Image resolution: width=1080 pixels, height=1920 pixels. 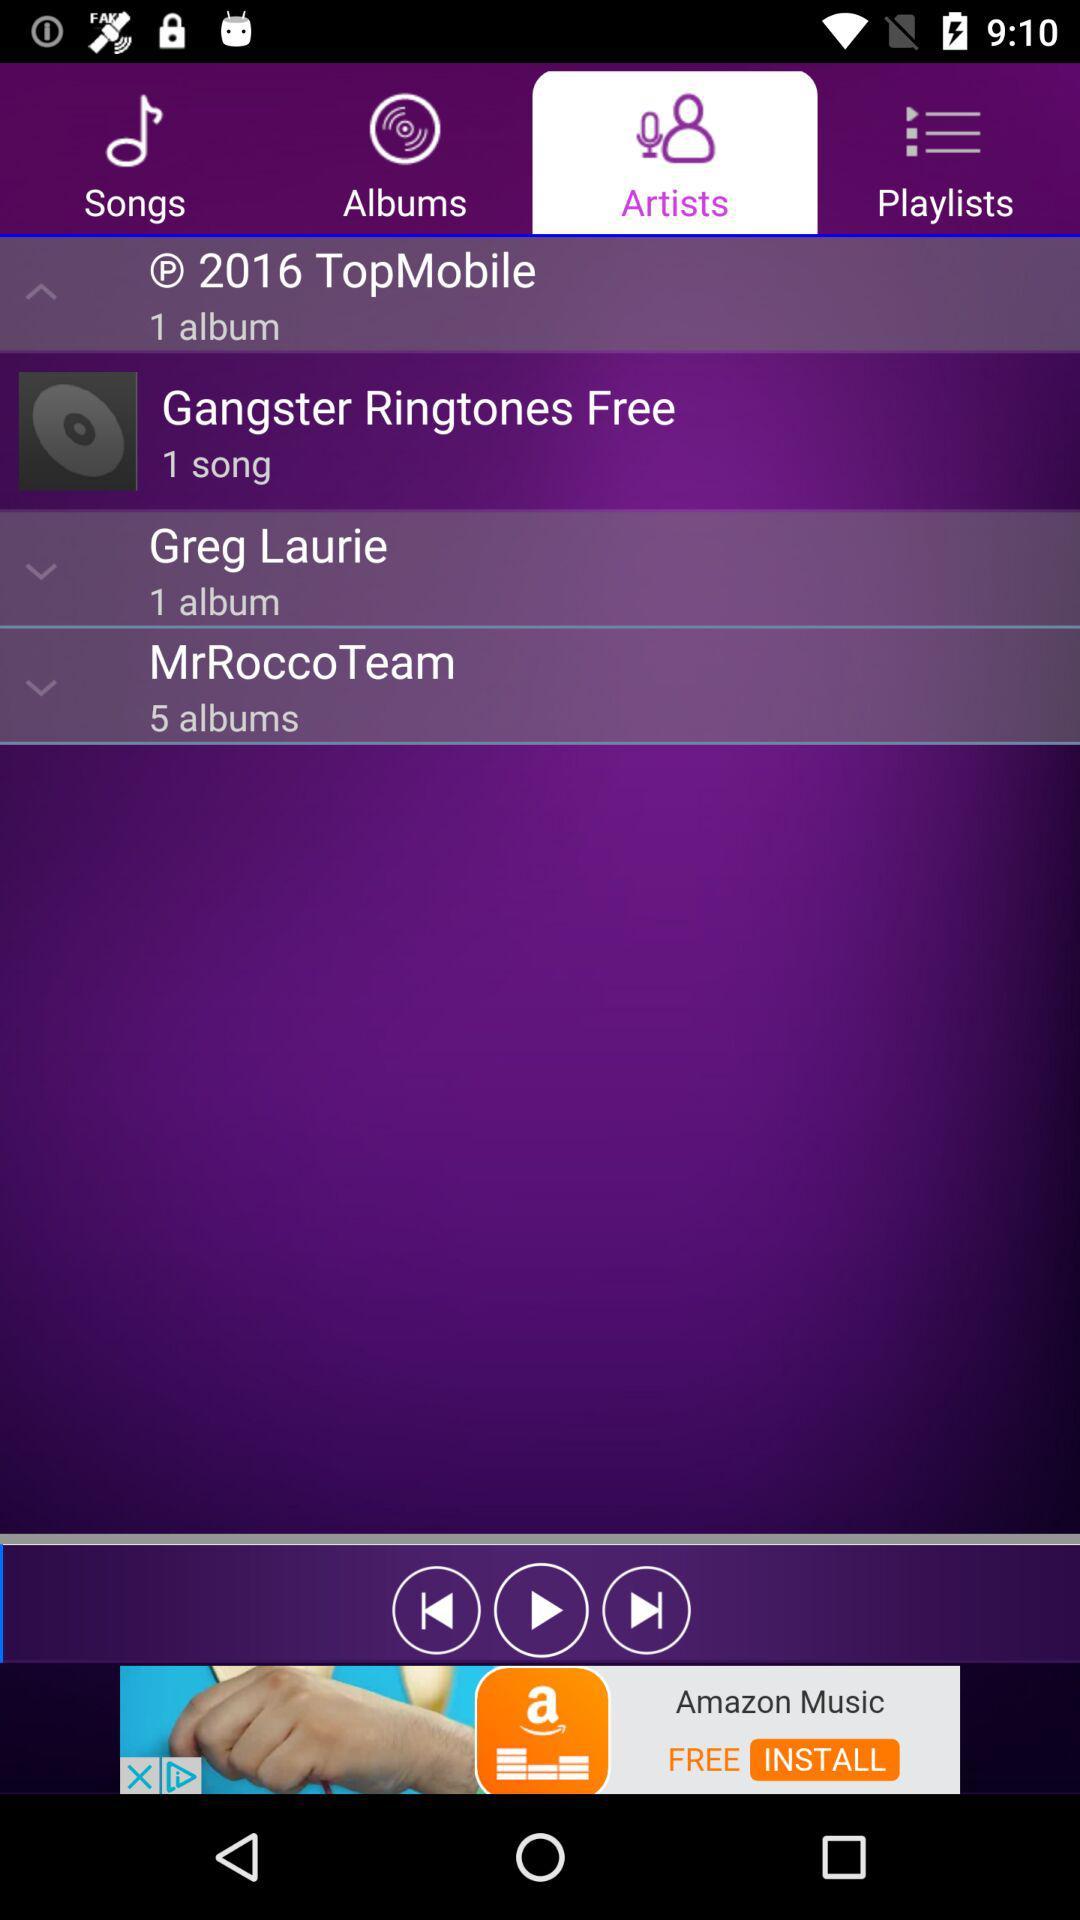 What do you see at coordinates (540, 1727) in the screenshot?
I see `showing advertisements` at bounding box center [540, 1727].